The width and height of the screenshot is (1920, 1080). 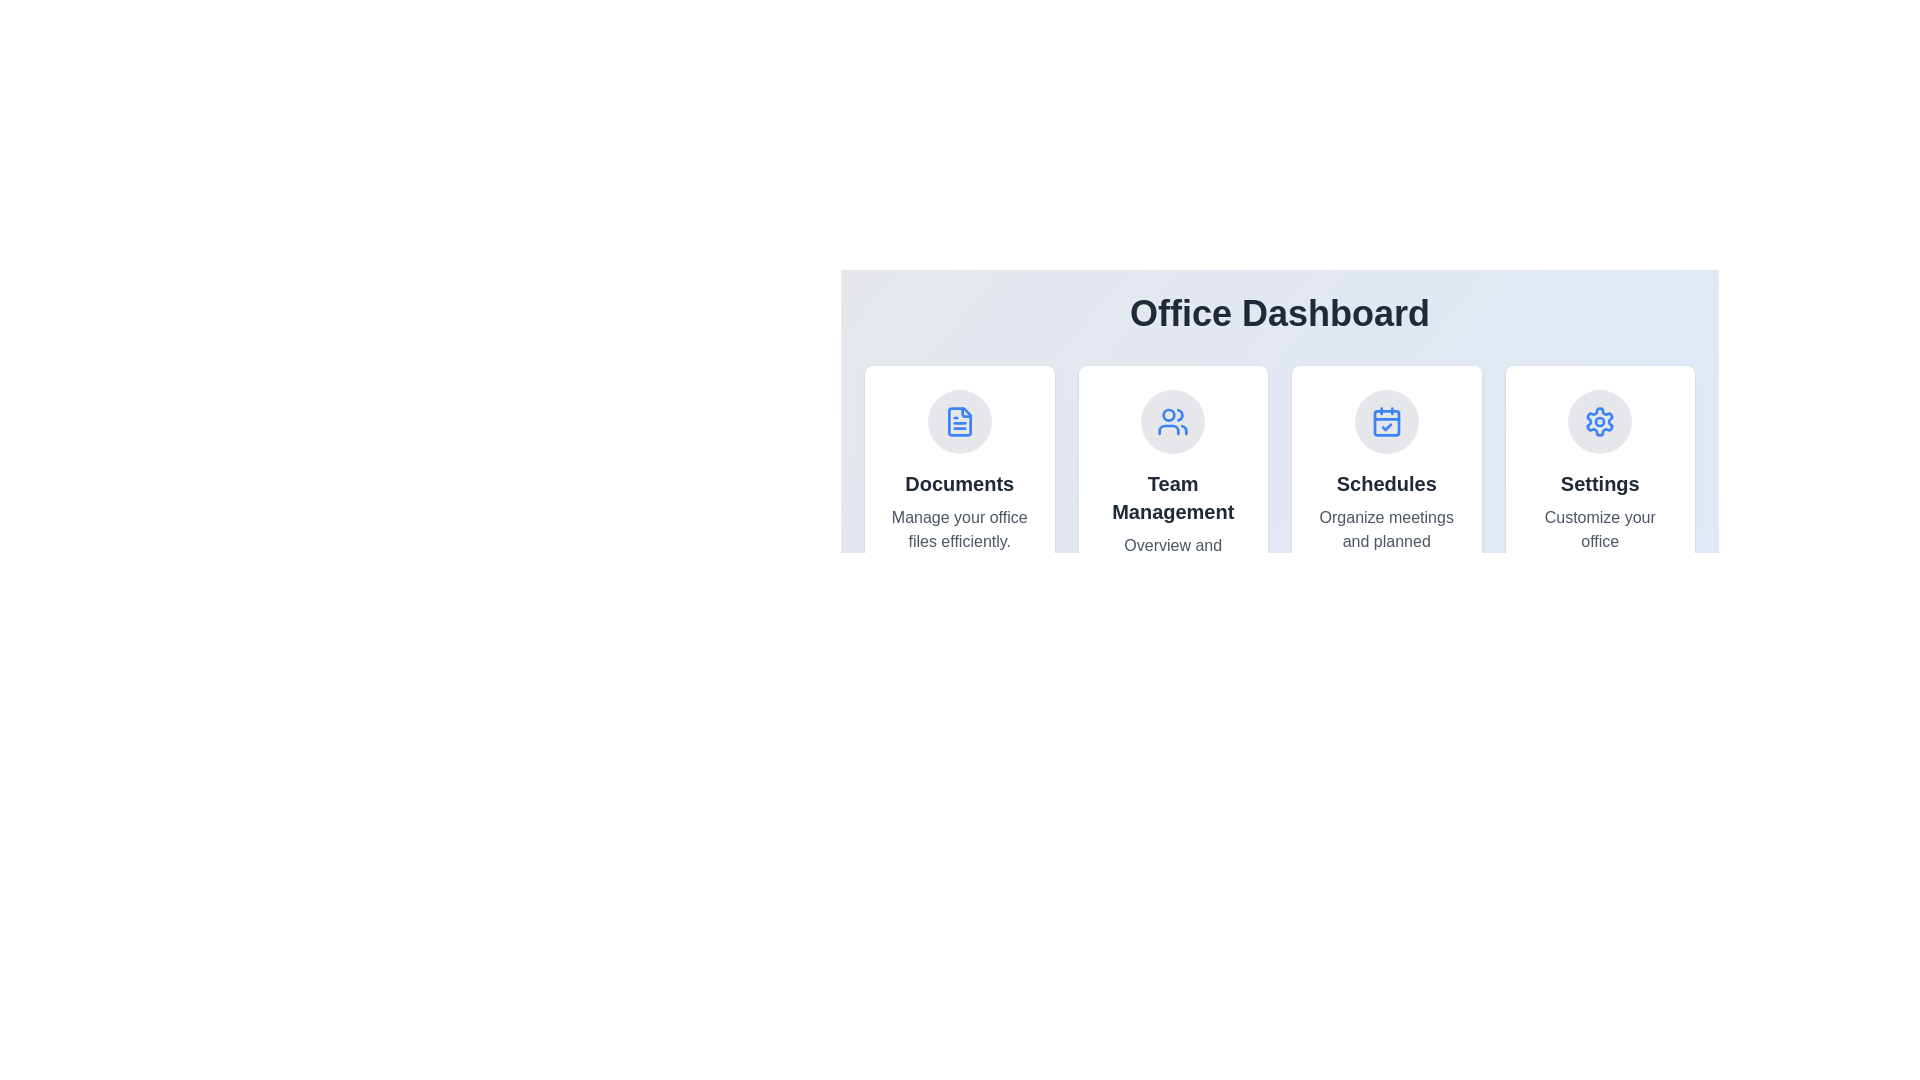 I want to click on the calendar icon with a checkmark, styled in a blue outline, located on the third card under 'Office Dashboard', directly above the text 'Schedules', so click(x=1385, y=420).